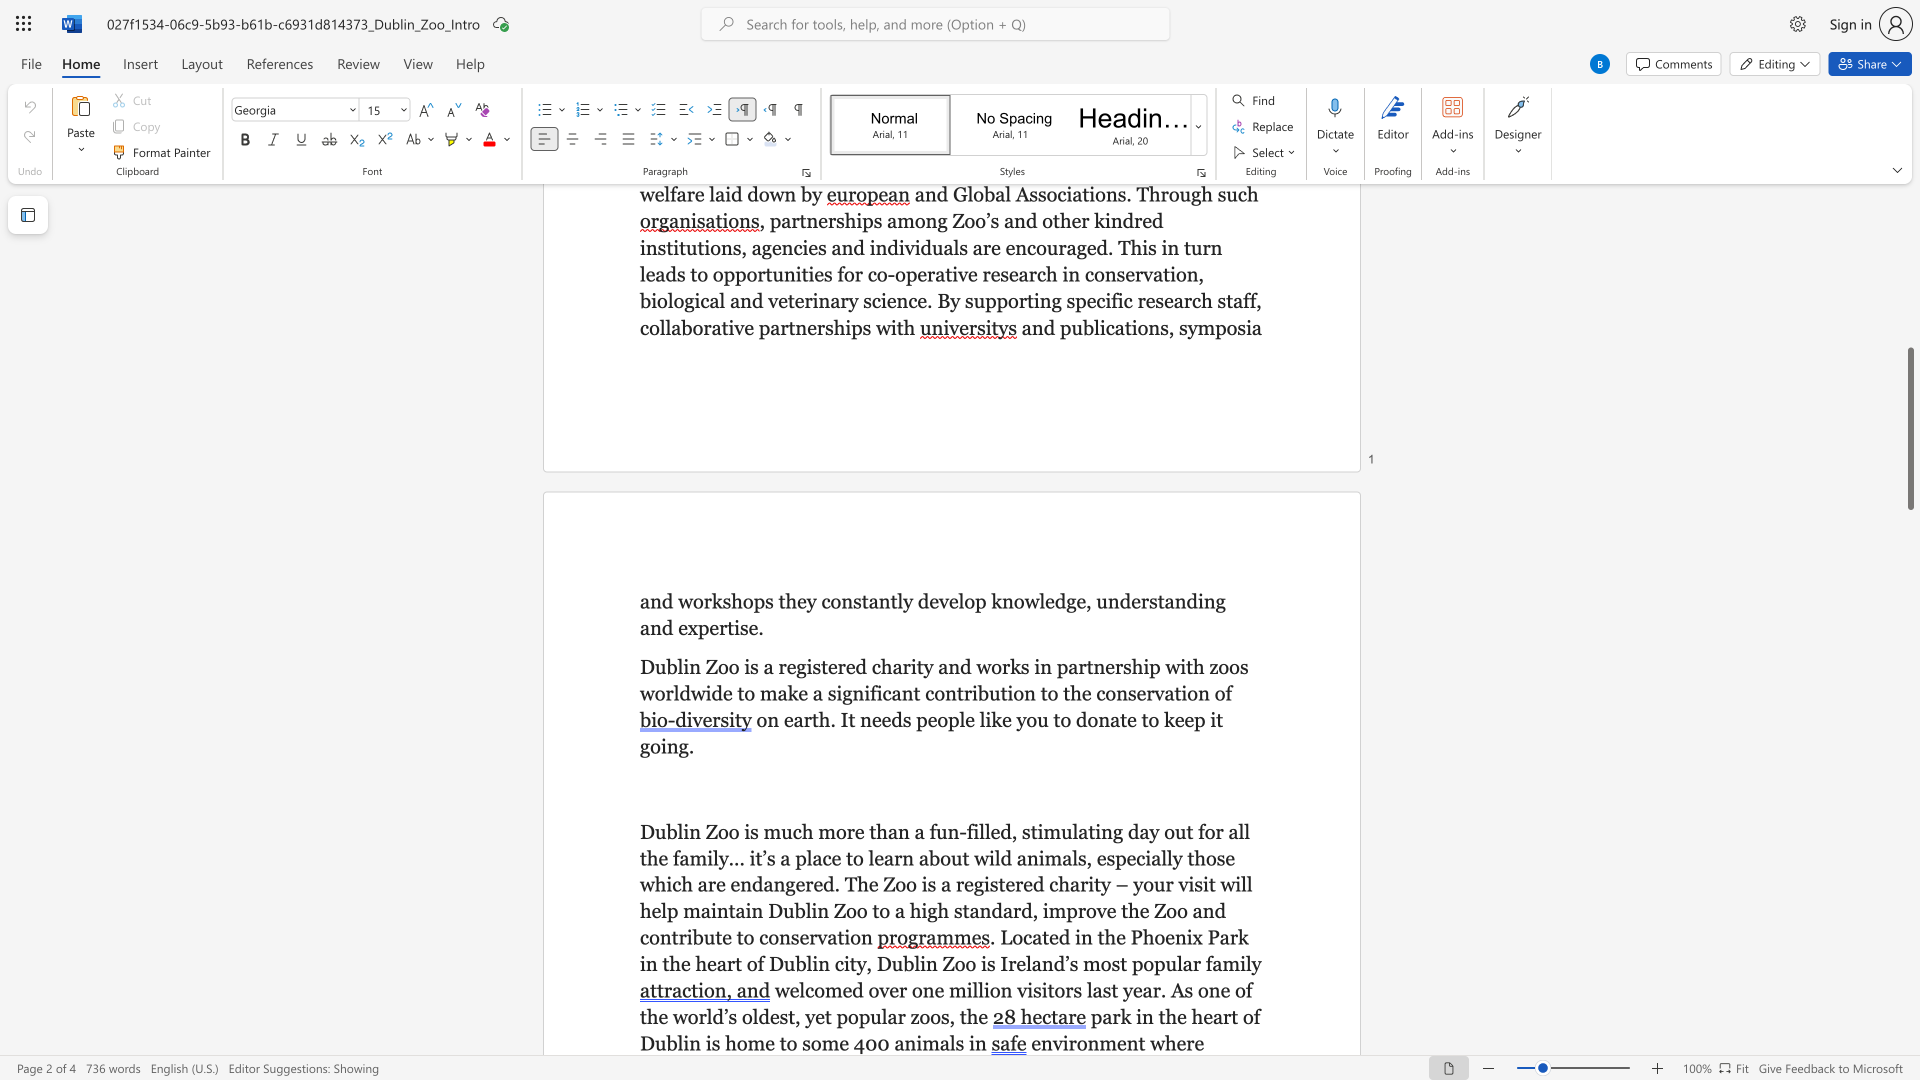  I want to click on the 1th character "m" in the text, so click(755, 1042).